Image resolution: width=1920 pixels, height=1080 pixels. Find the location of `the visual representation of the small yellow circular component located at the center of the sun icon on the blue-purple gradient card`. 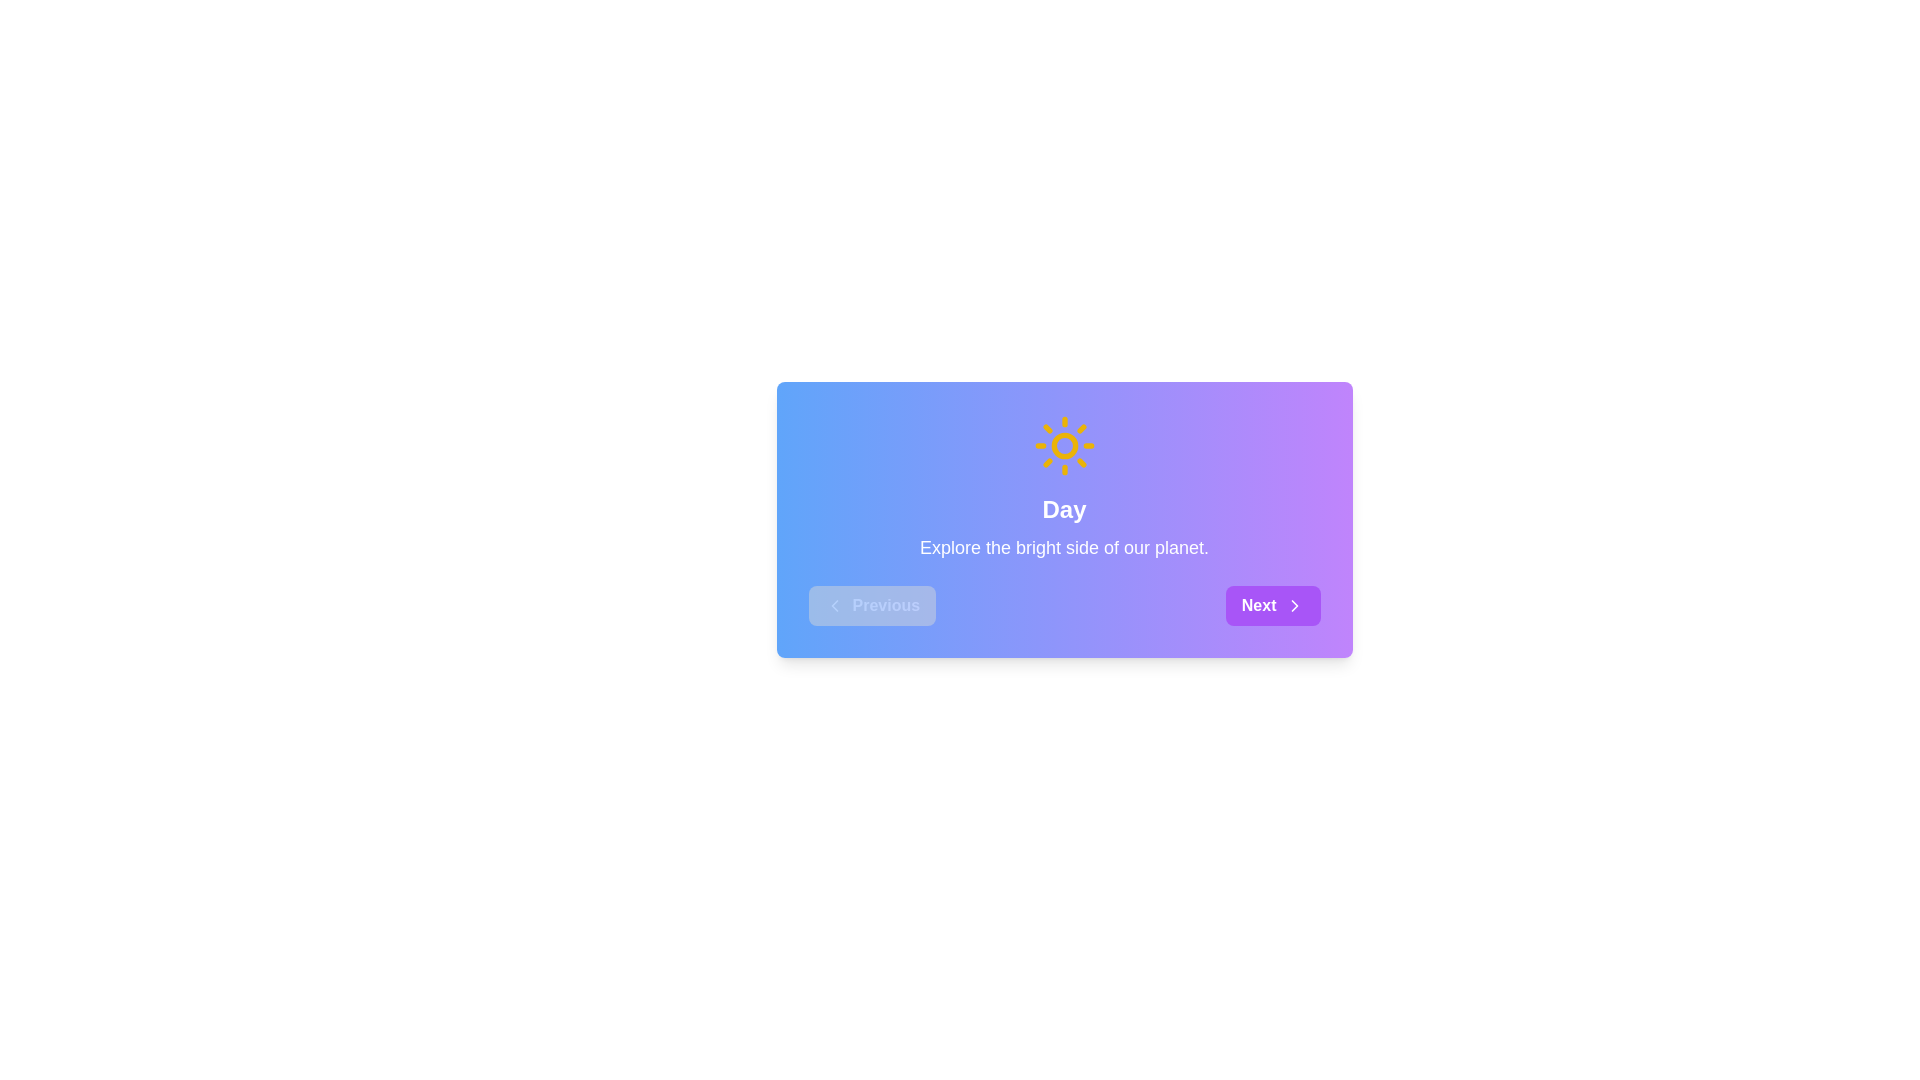

the visual representation of the small yellow circular component located at the center of the sun icon on the blue-purple gradient card is located at coordinates (1063, 445).